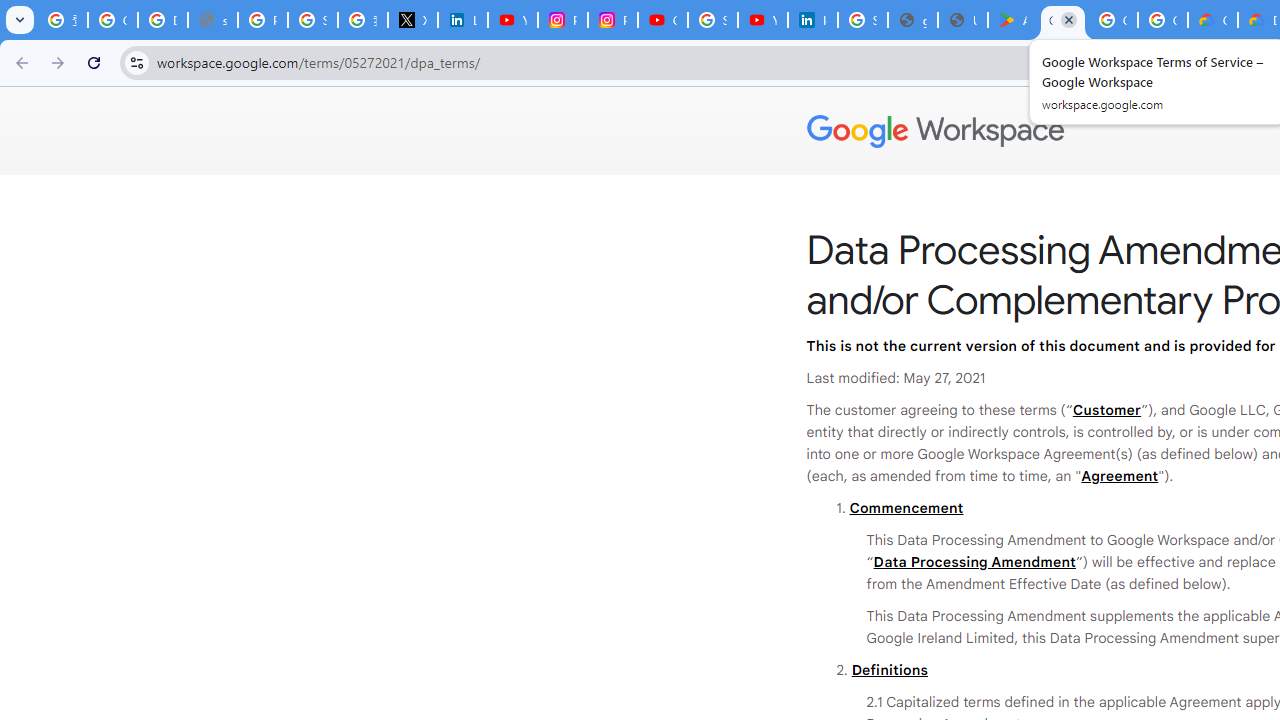 This screenshot has width=1280, height=720. Describe the element at coordinates (1013, 20) in the screenshot. I see `'Android Apps on Google Play'` at that location.